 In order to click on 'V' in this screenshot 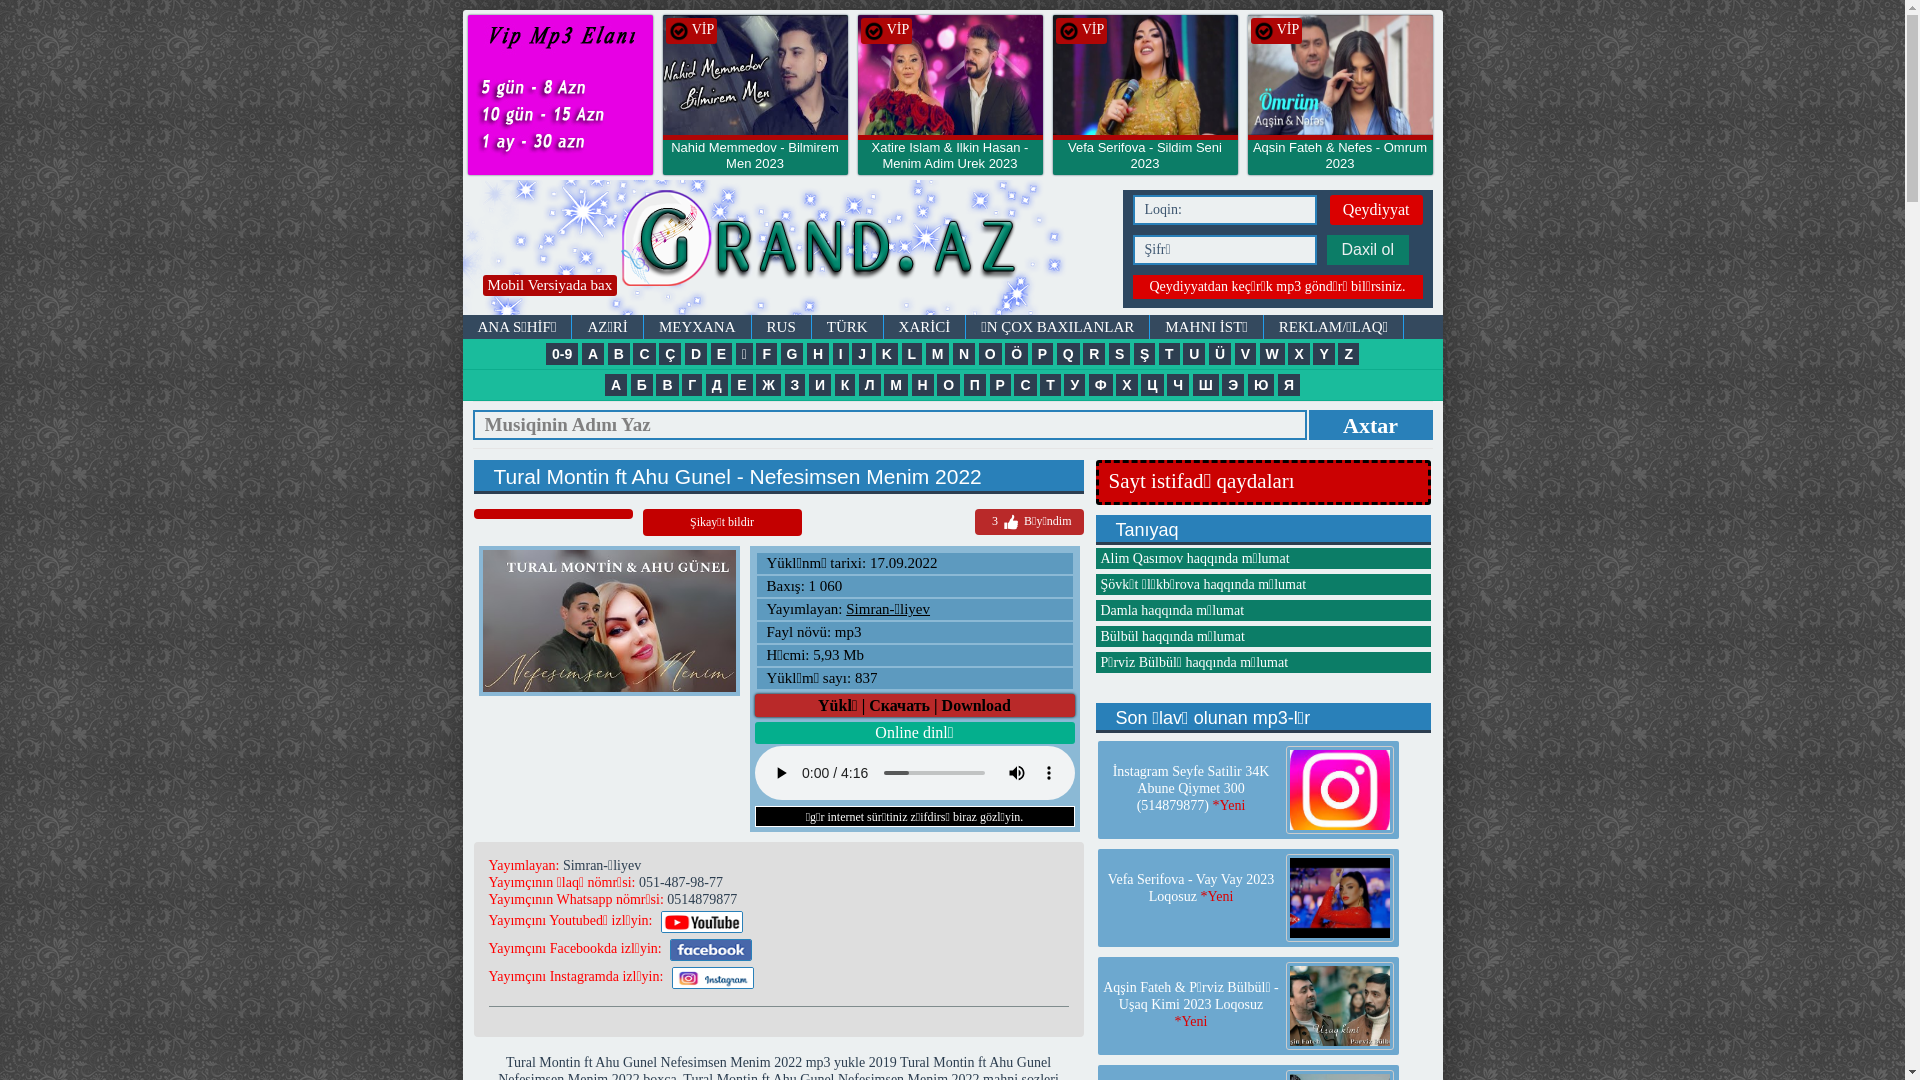, I will do `click(1244, 353)`.